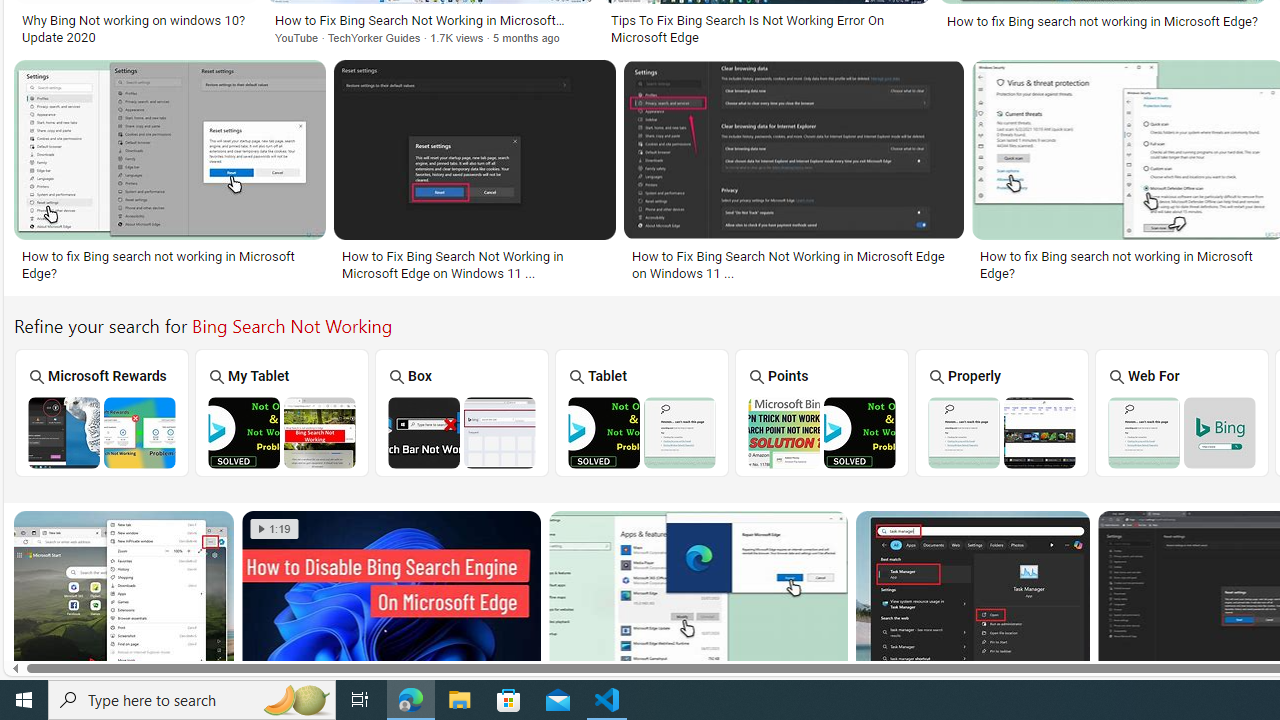 Image resolution: width=1280 pixels, height=720 pixels. What do you see at coordinates (135, 29) in the screenshot?
I see `'Why Bing Not working on windows 10? Update 2020'` at bounding box center [135, 29].